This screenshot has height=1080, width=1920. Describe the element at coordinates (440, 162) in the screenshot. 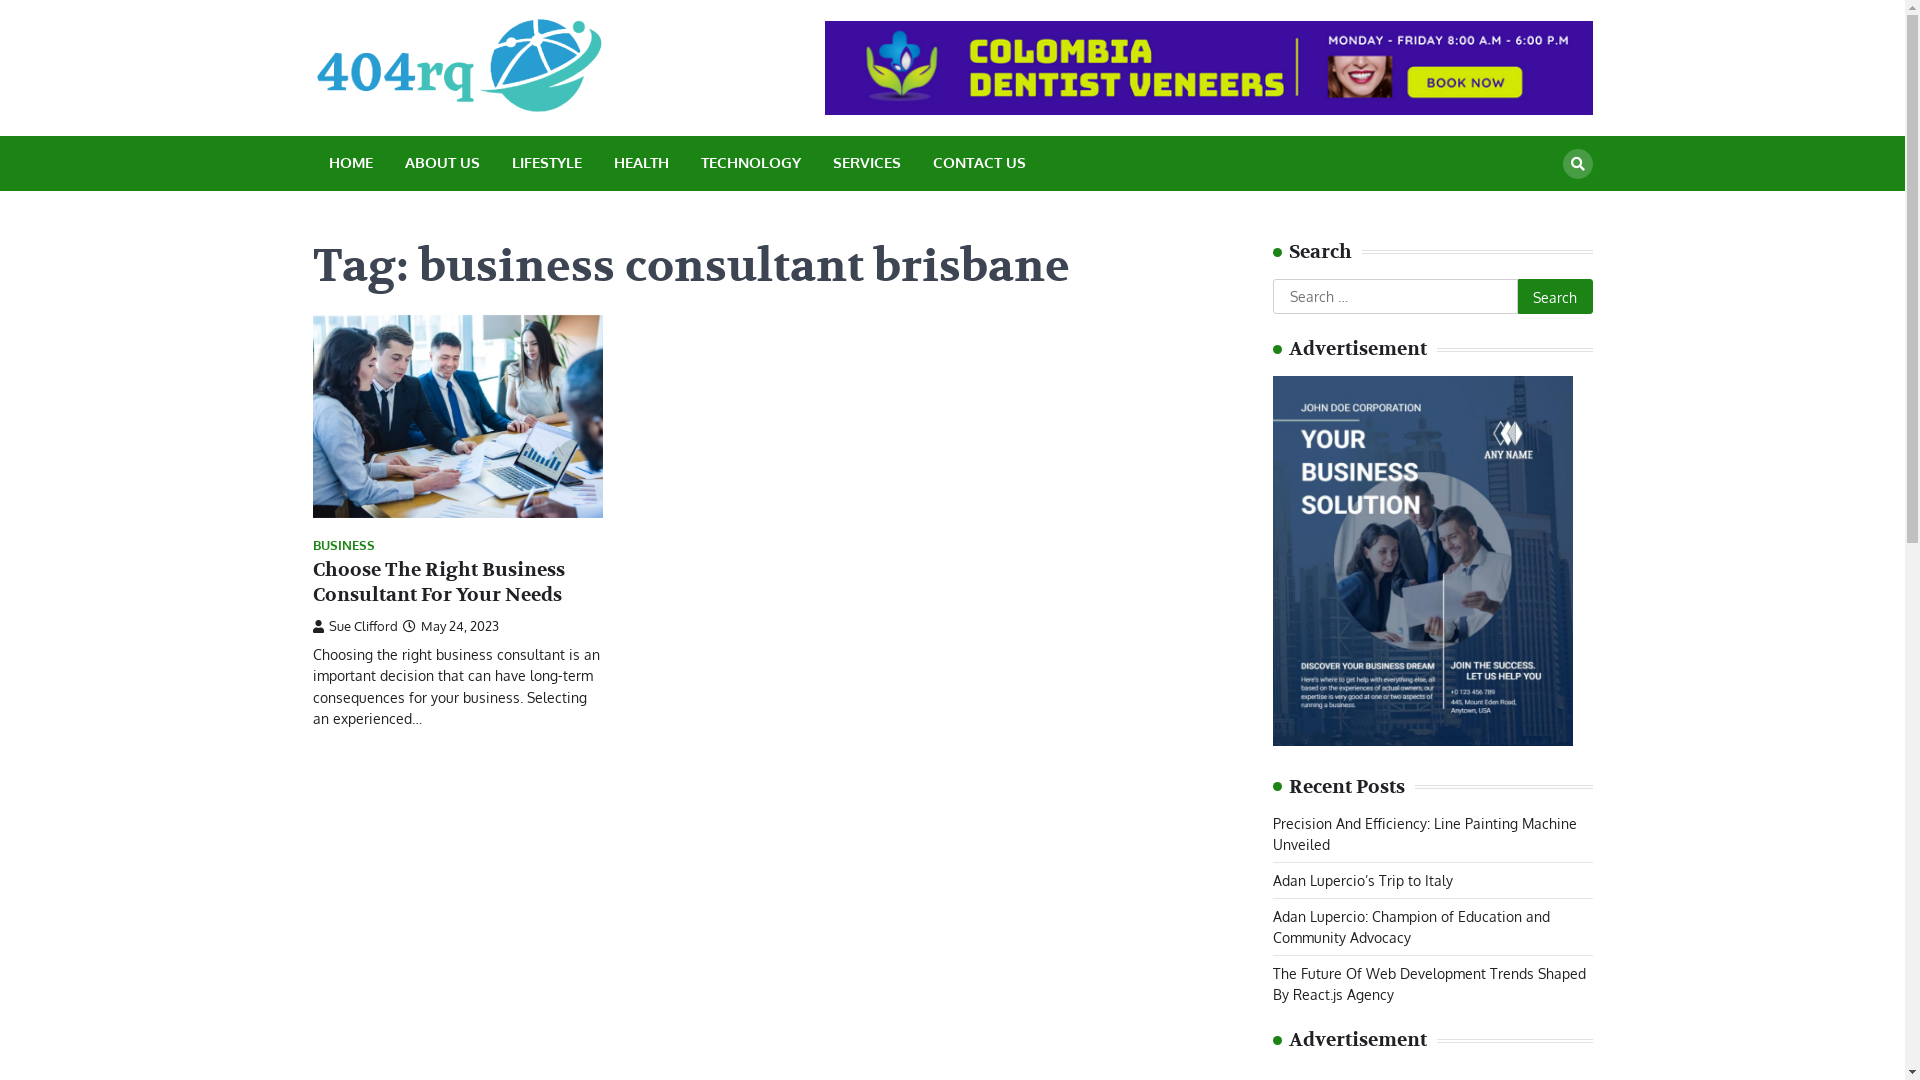

I see `'ABOUT US'` at that location.